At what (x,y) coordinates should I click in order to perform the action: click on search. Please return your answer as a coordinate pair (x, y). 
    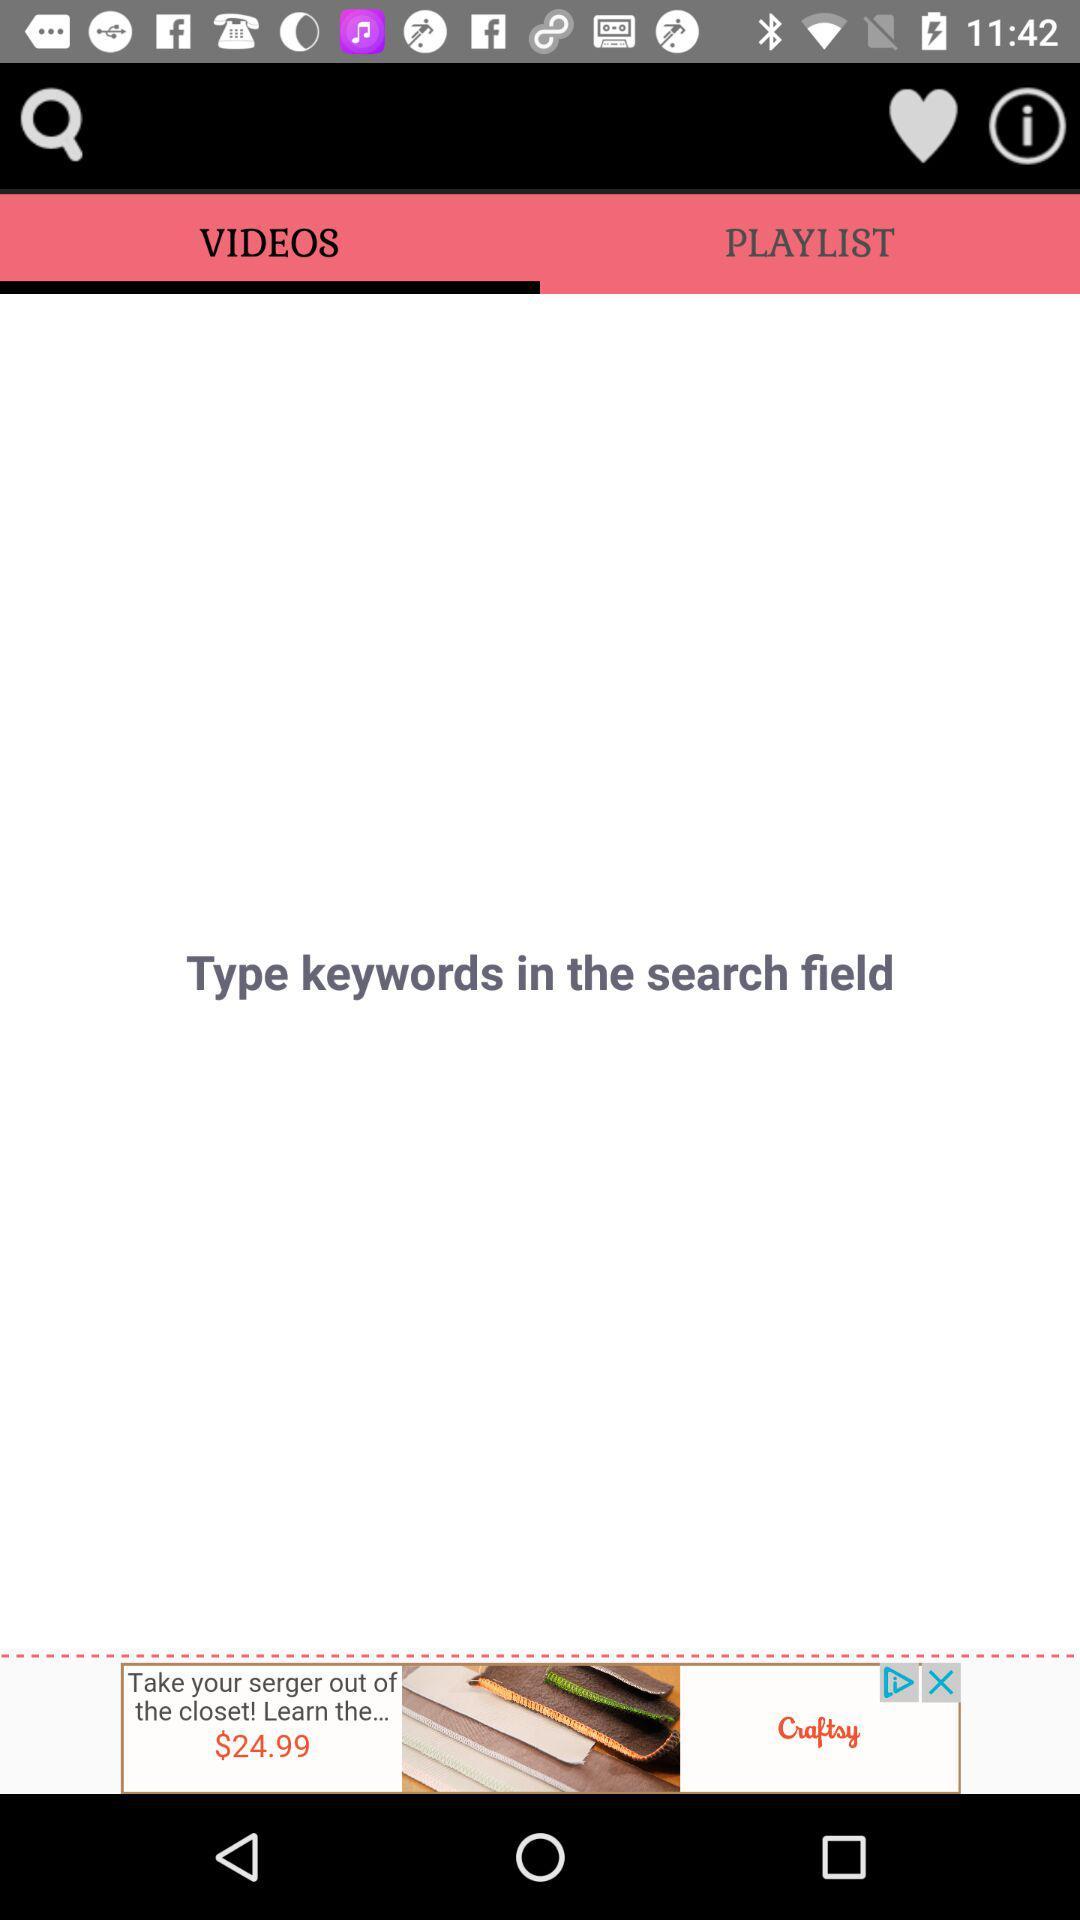
    Looking at the image, I should click on (51, 124).